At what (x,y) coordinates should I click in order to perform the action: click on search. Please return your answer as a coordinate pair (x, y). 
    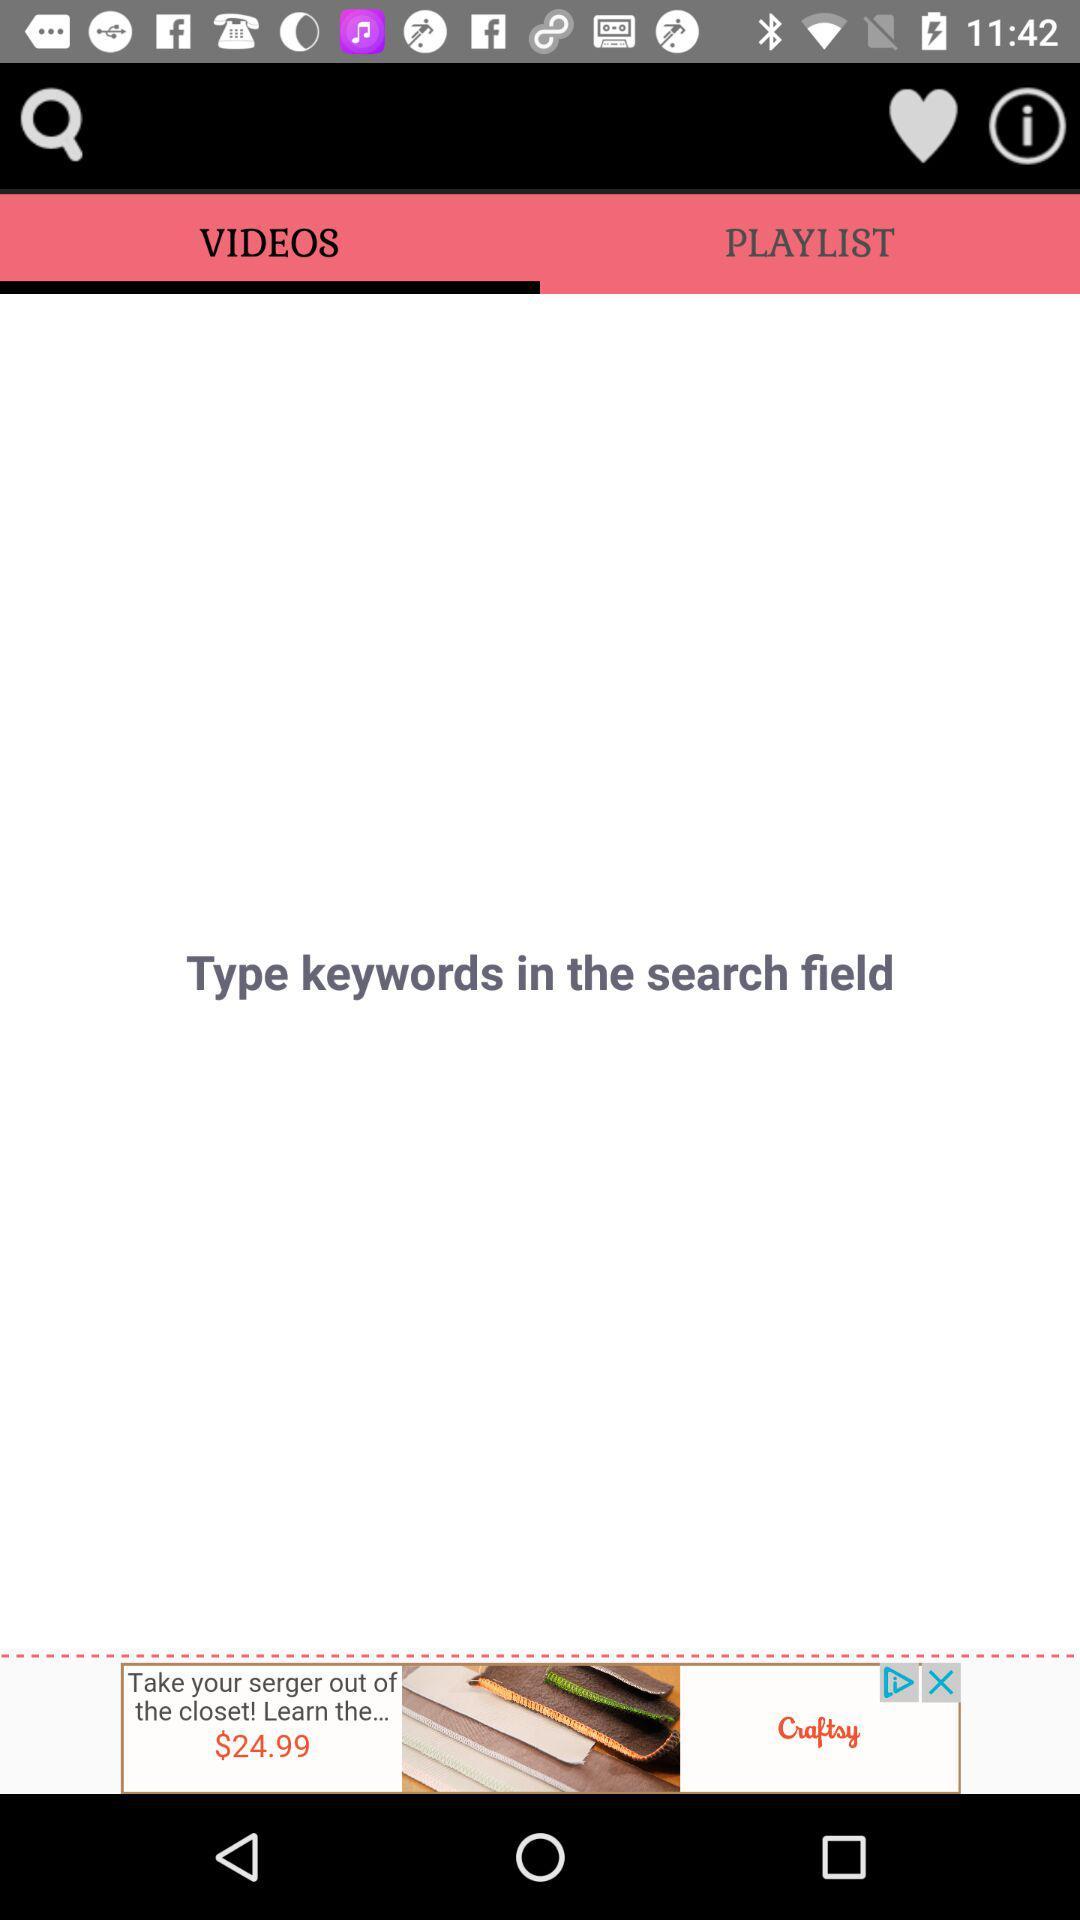
    Looking at the image, I should click on (51, 124).